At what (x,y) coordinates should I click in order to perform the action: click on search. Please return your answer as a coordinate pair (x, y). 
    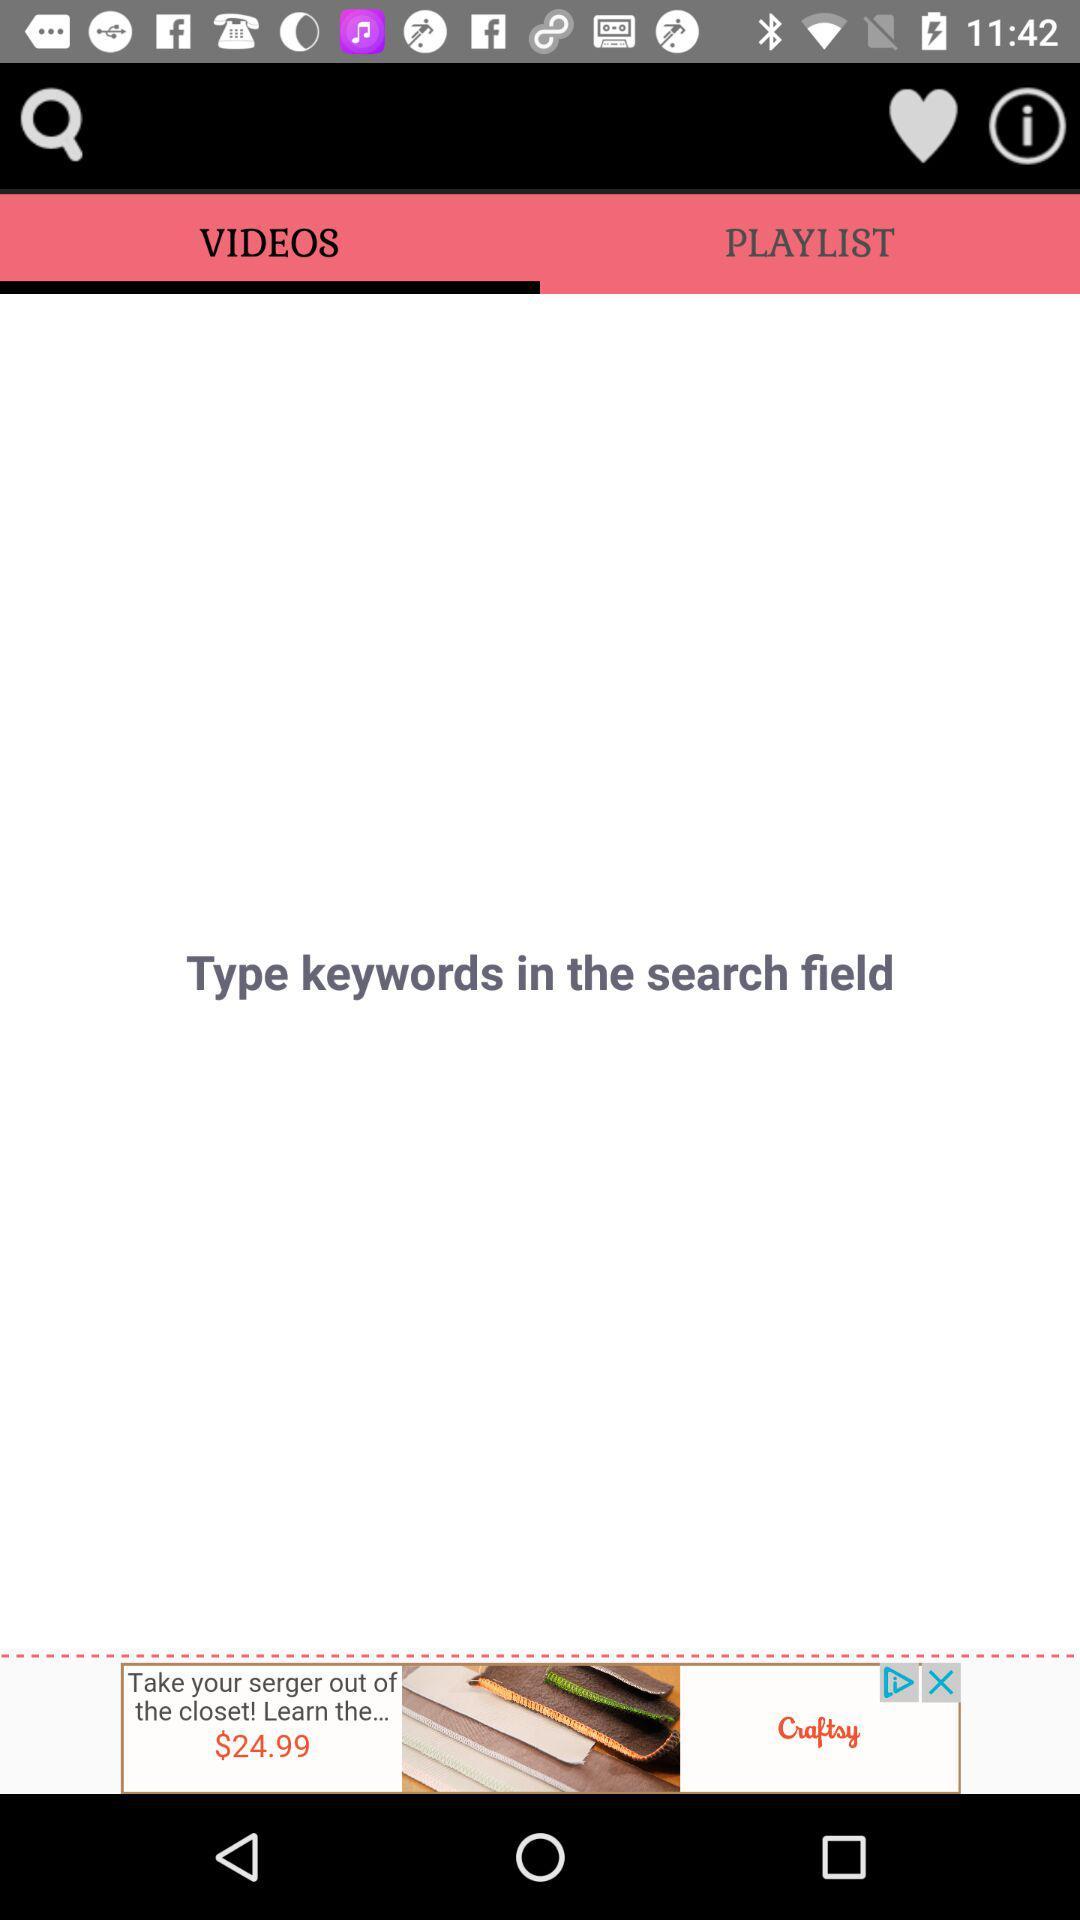
    Looking at the image, I should click on (51, 124).